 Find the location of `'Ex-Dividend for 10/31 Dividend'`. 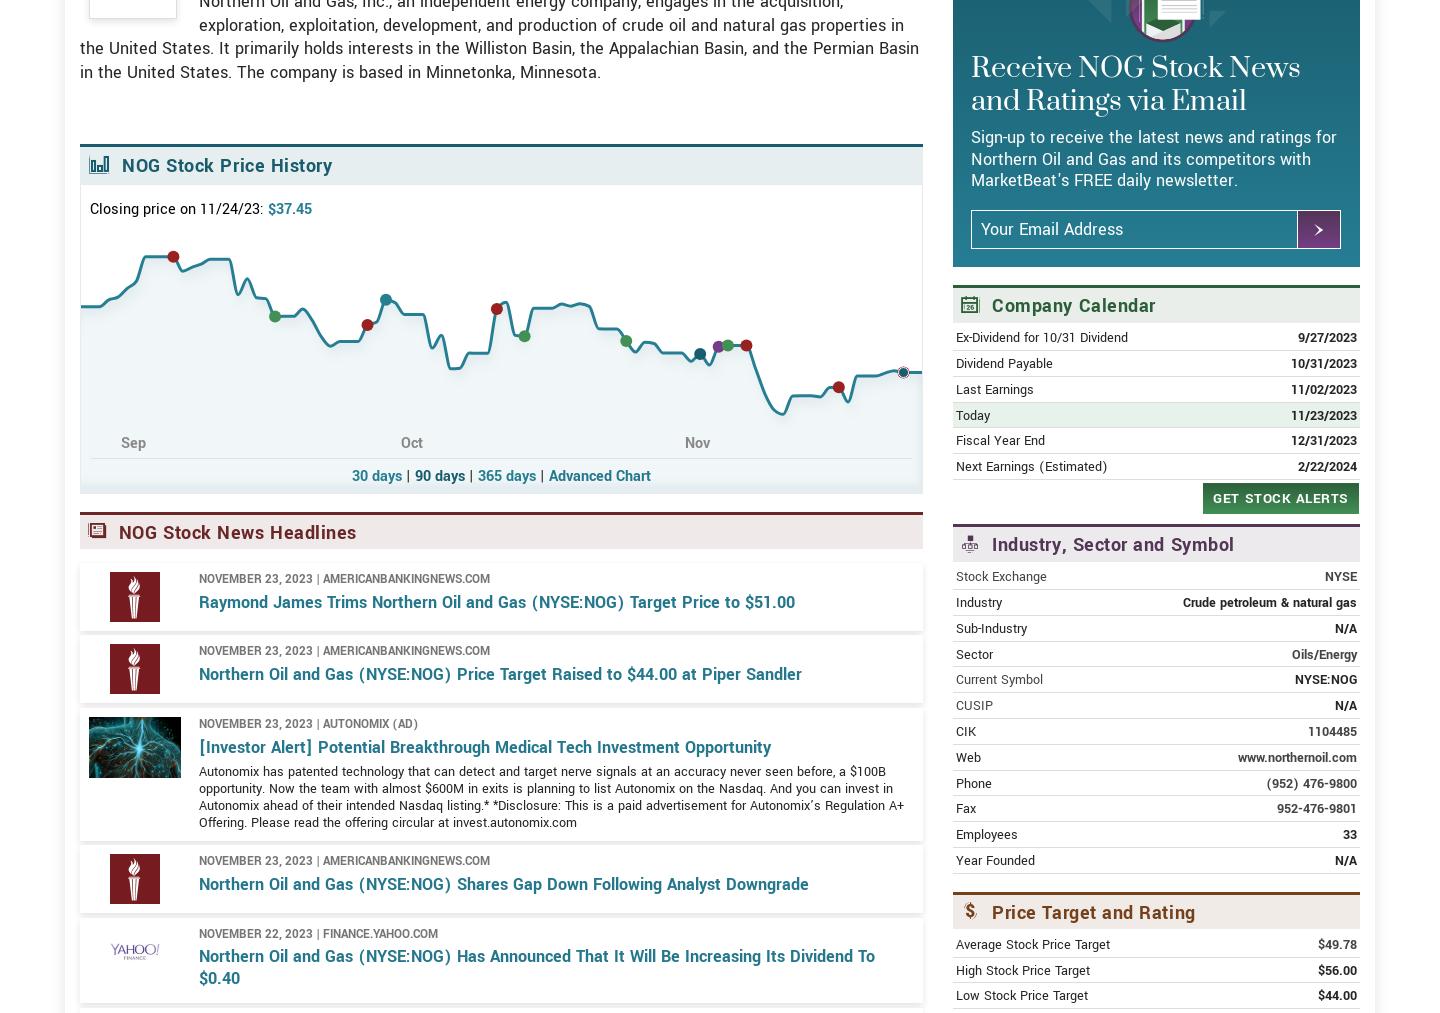

'Ex-Dividend for 10/31 Dividend' is located at coordinates (1041, 408).